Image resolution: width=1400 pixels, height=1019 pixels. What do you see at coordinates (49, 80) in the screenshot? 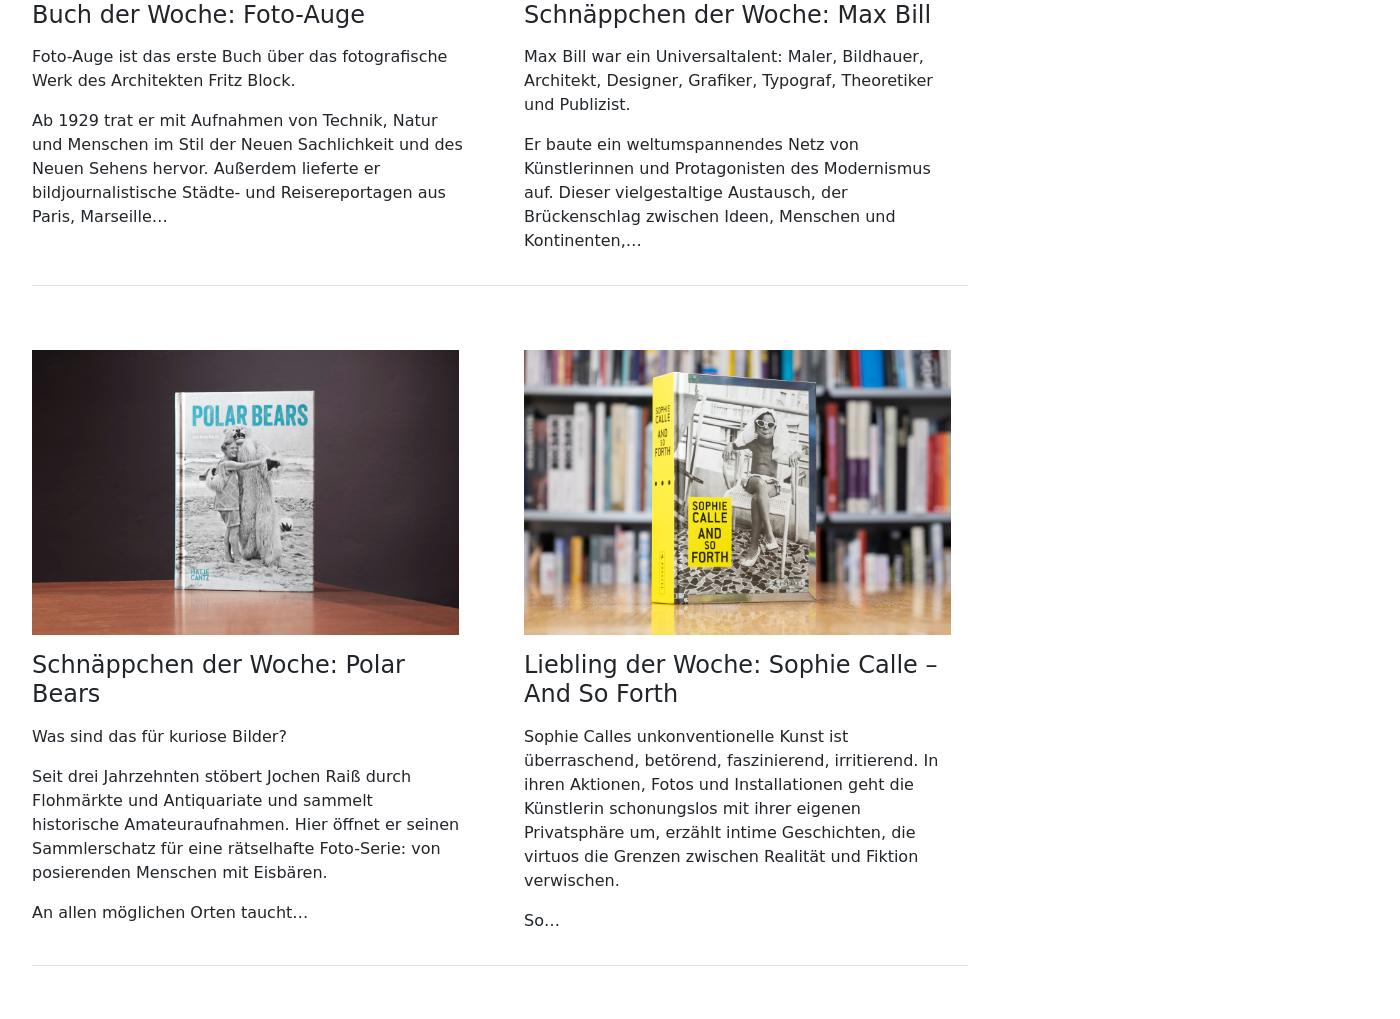
I see `'AGB'` at bounding box center [49, 80].